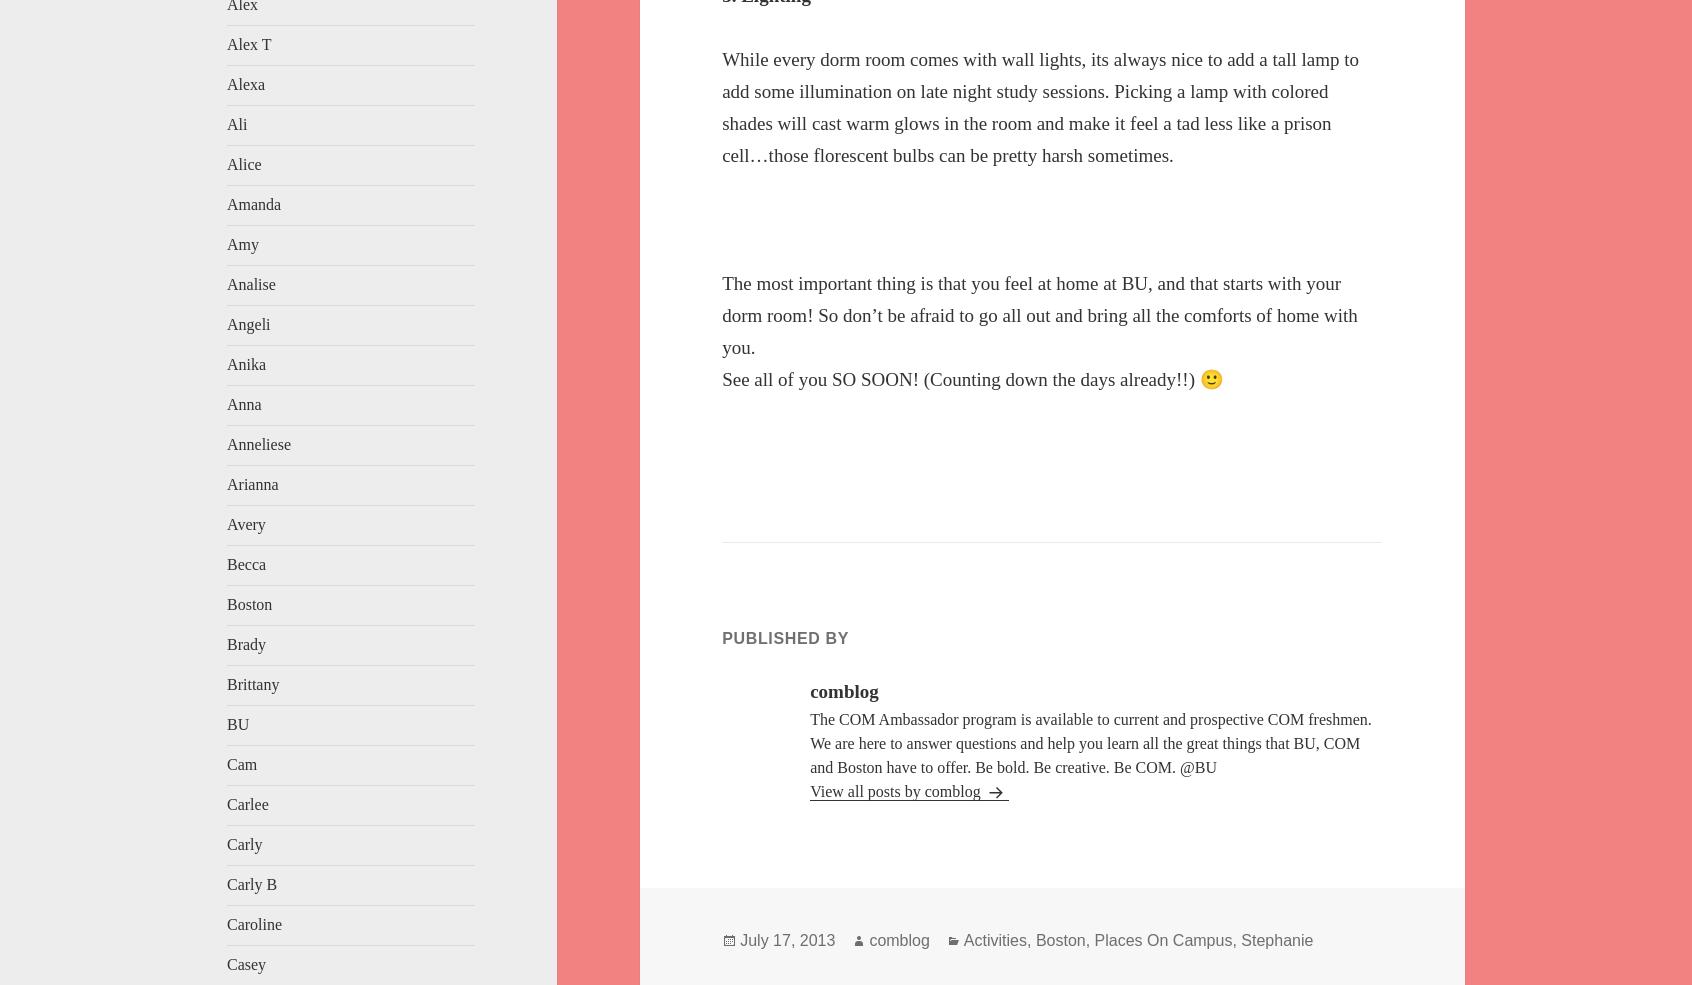 The width and height of the screenshot is (1692, 985). Describe the element at coordinates (1090, 743) in the screenshot. I see `'The COM Ambassador program is available to current and prospective COM freshmen. We are here to answer questions and help you learn all the great things that BU, COM and Boston have to offer.

Be bold. Be creative. Be COM. @BU'` at that location.